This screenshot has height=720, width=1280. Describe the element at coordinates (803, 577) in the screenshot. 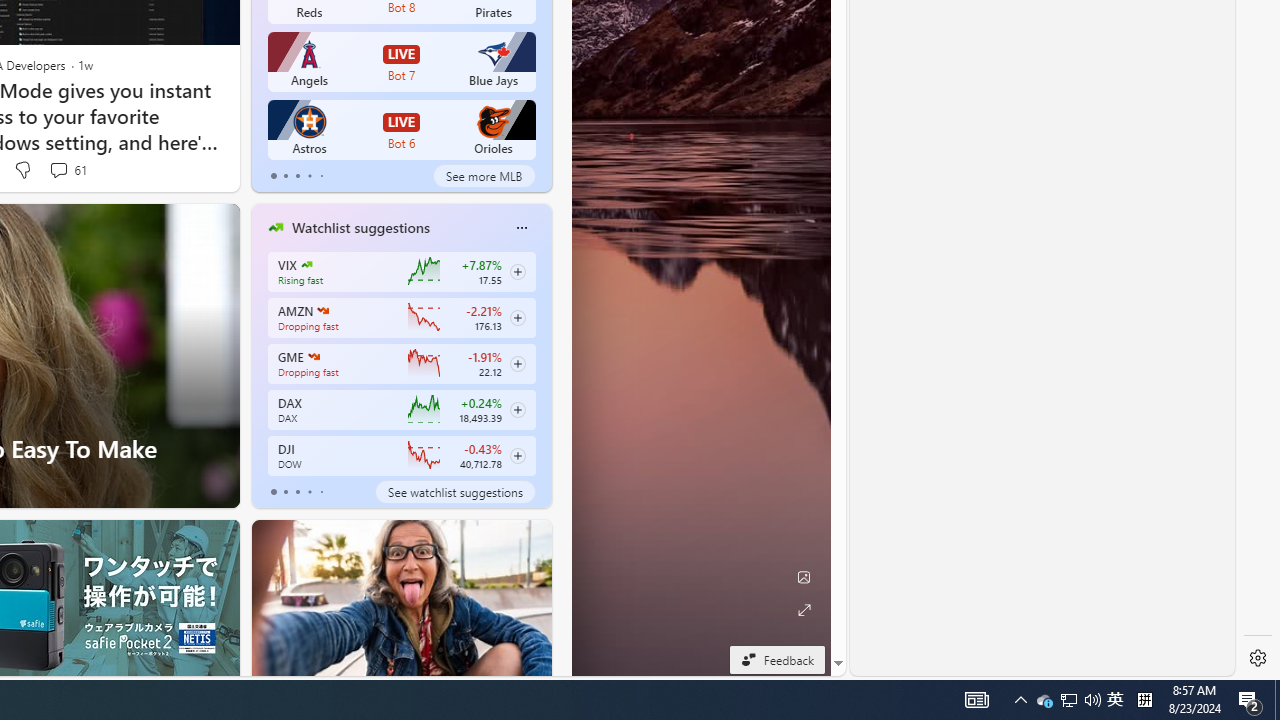

I see `'Edit Background'` at that location.